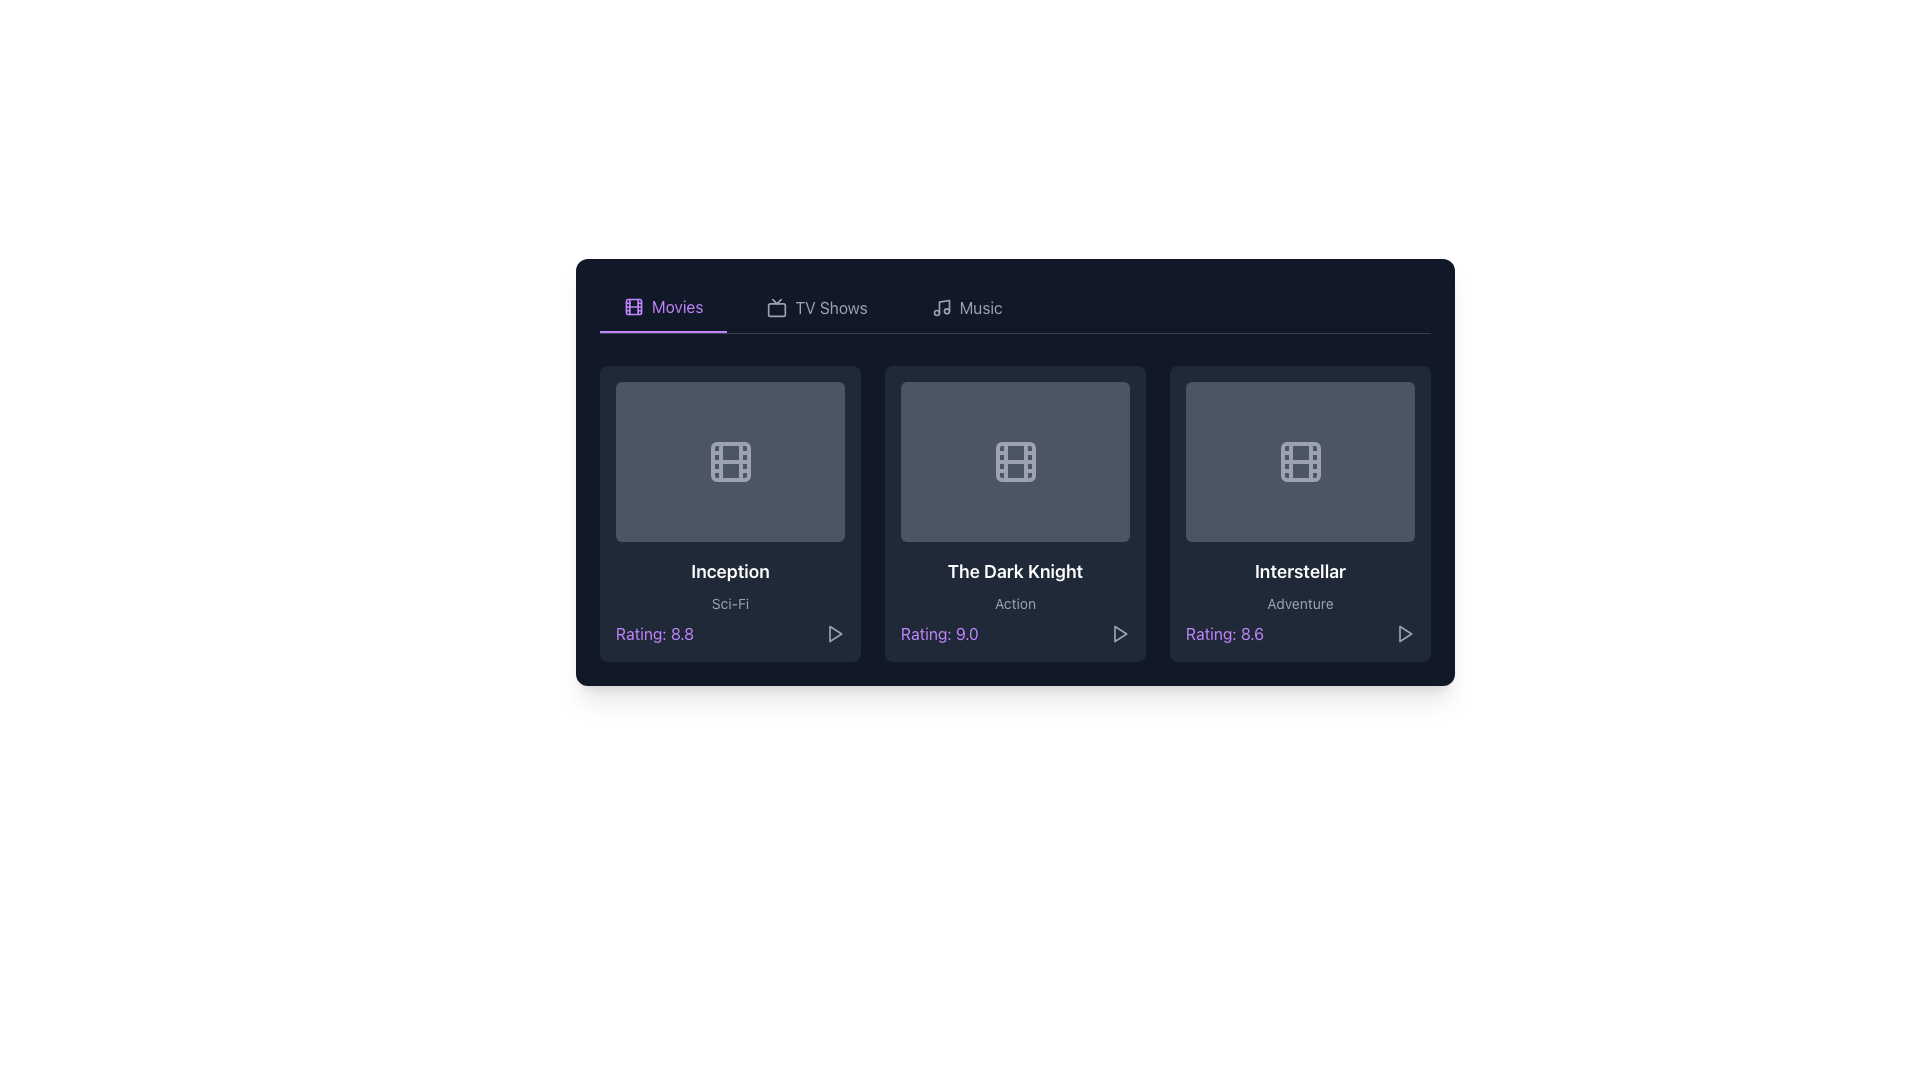 This screenshot has height=1080, width=1920. I want to click on the Decorative icon located in the upper-left region of the 'Movies' tab, which serves as a visual indicator for the category, so click(632, 307).